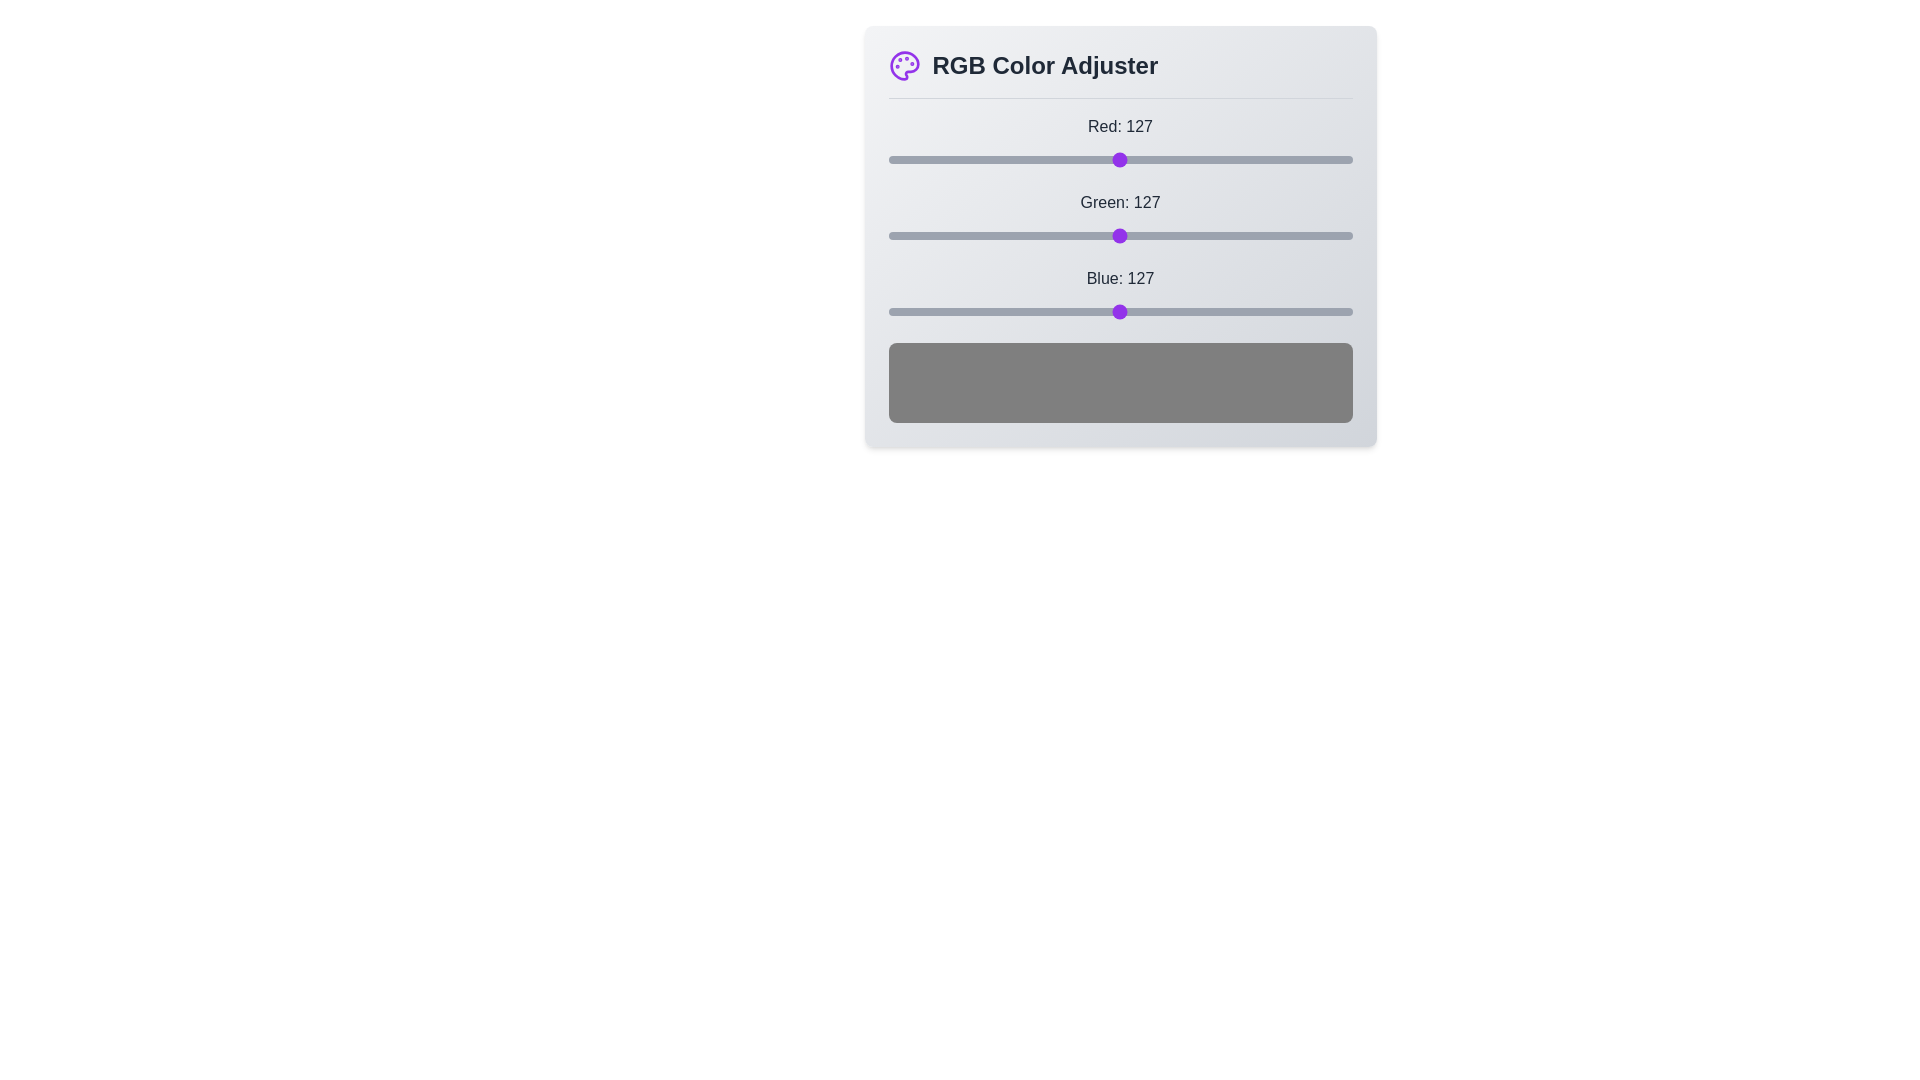  Describe the element at coordinates (1141, 312) in the screenshot. I see `the blue slider to 139 by dragging the slider` at that location.